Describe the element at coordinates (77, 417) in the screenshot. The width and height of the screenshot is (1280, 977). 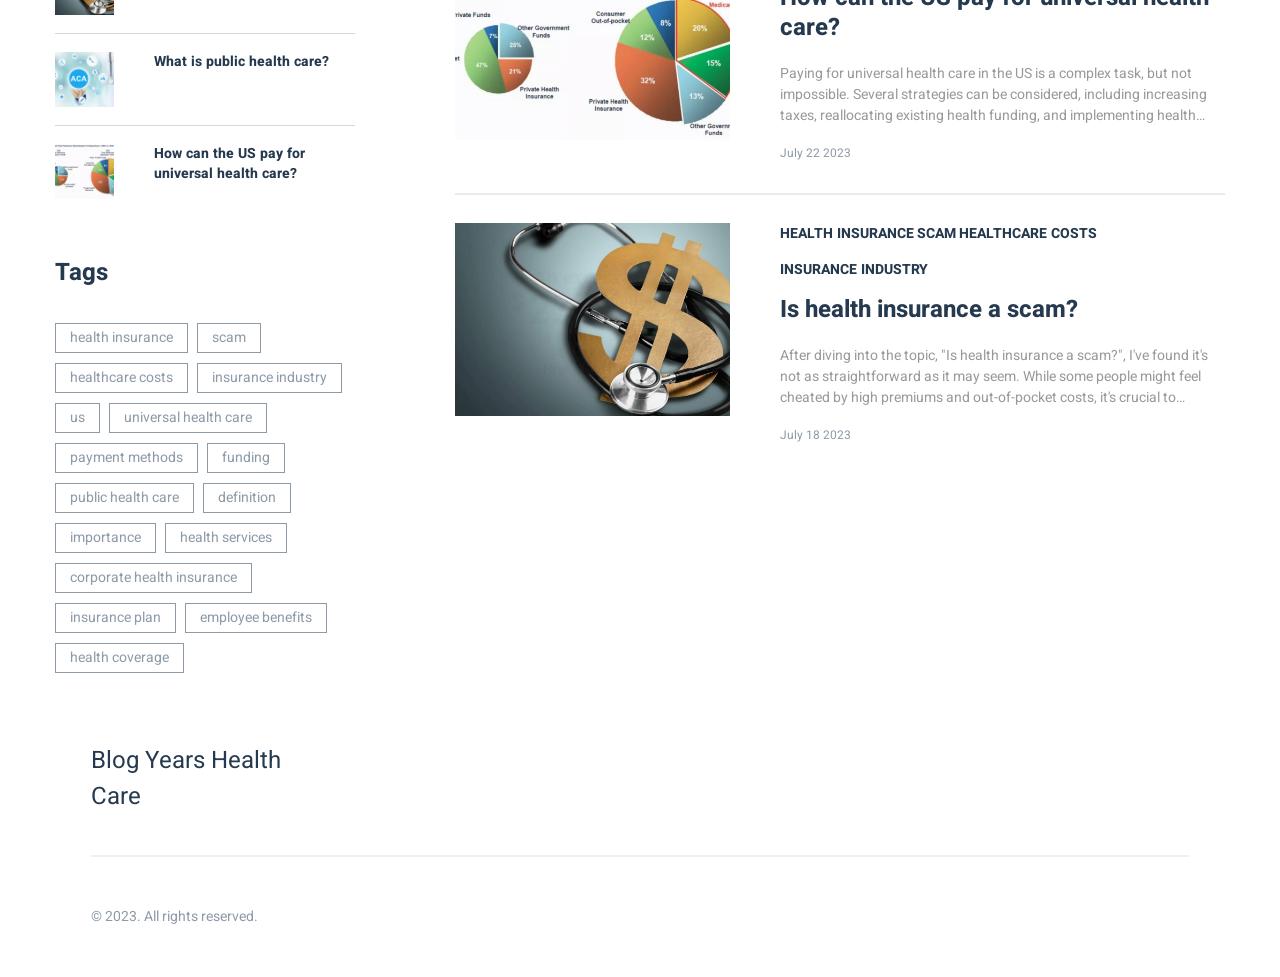
I see `'us'` at that location.